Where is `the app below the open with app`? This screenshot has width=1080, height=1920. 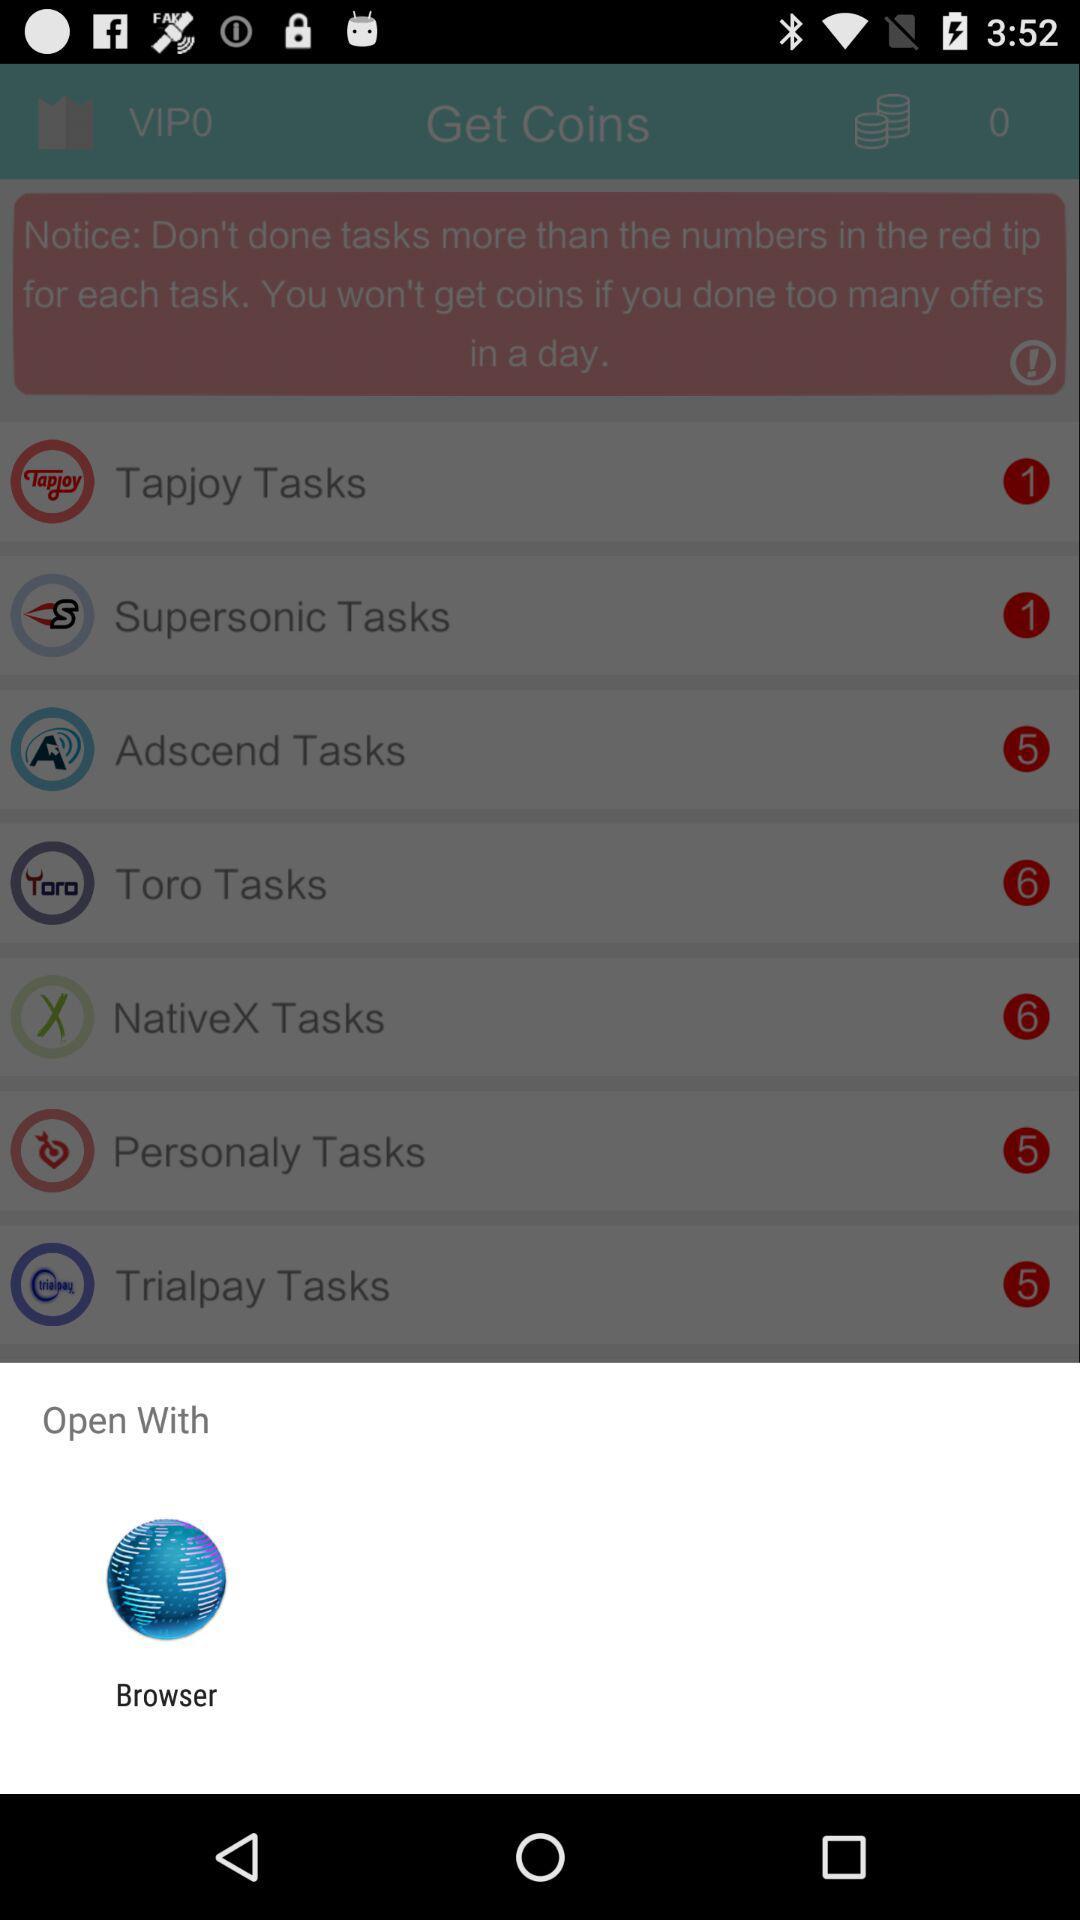 the app below the open with app is located at coordinates (165, 1579).